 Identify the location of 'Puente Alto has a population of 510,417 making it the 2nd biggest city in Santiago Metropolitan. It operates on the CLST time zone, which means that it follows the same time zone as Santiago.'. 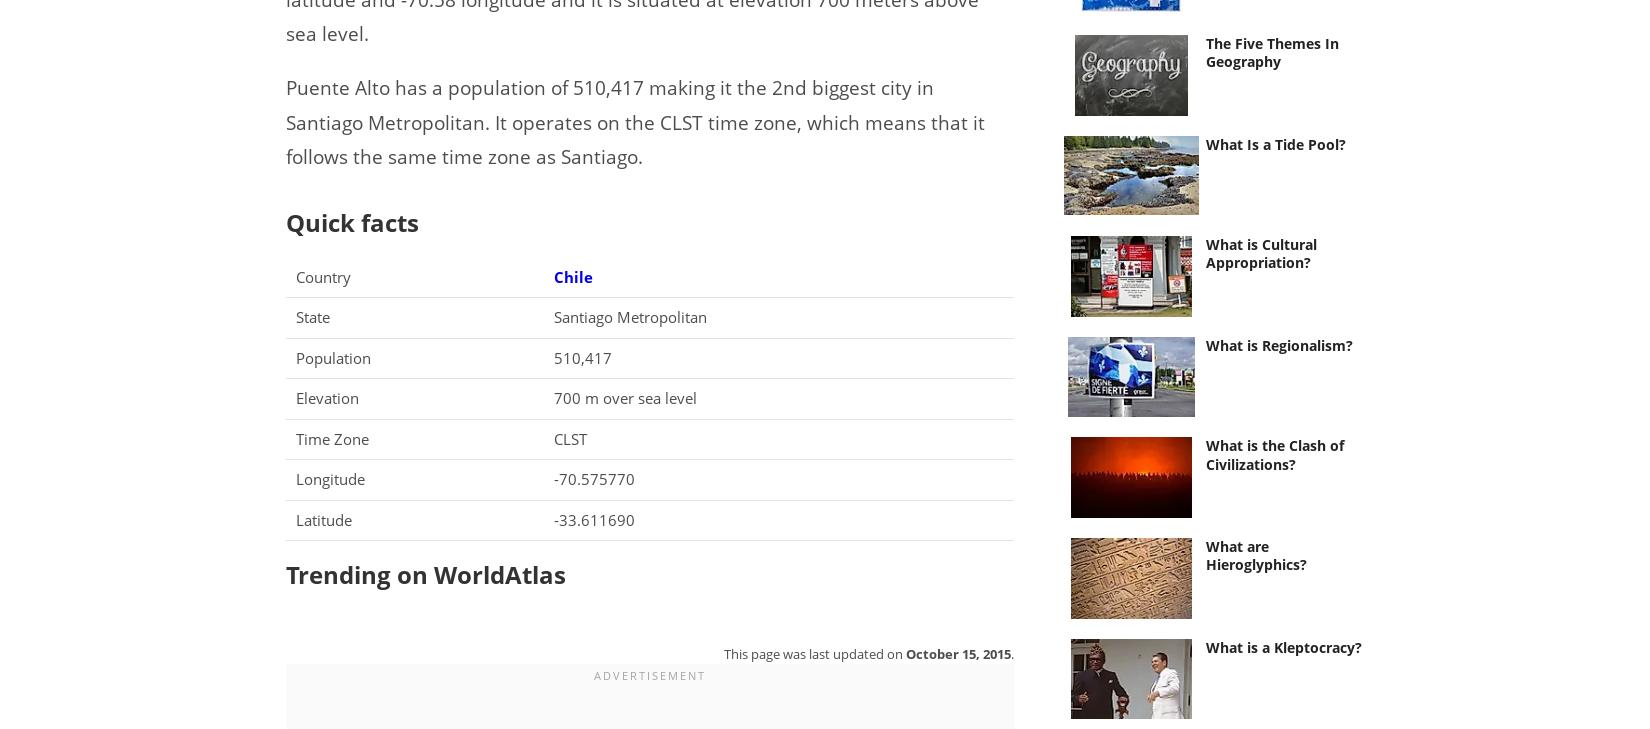
(285, 121).